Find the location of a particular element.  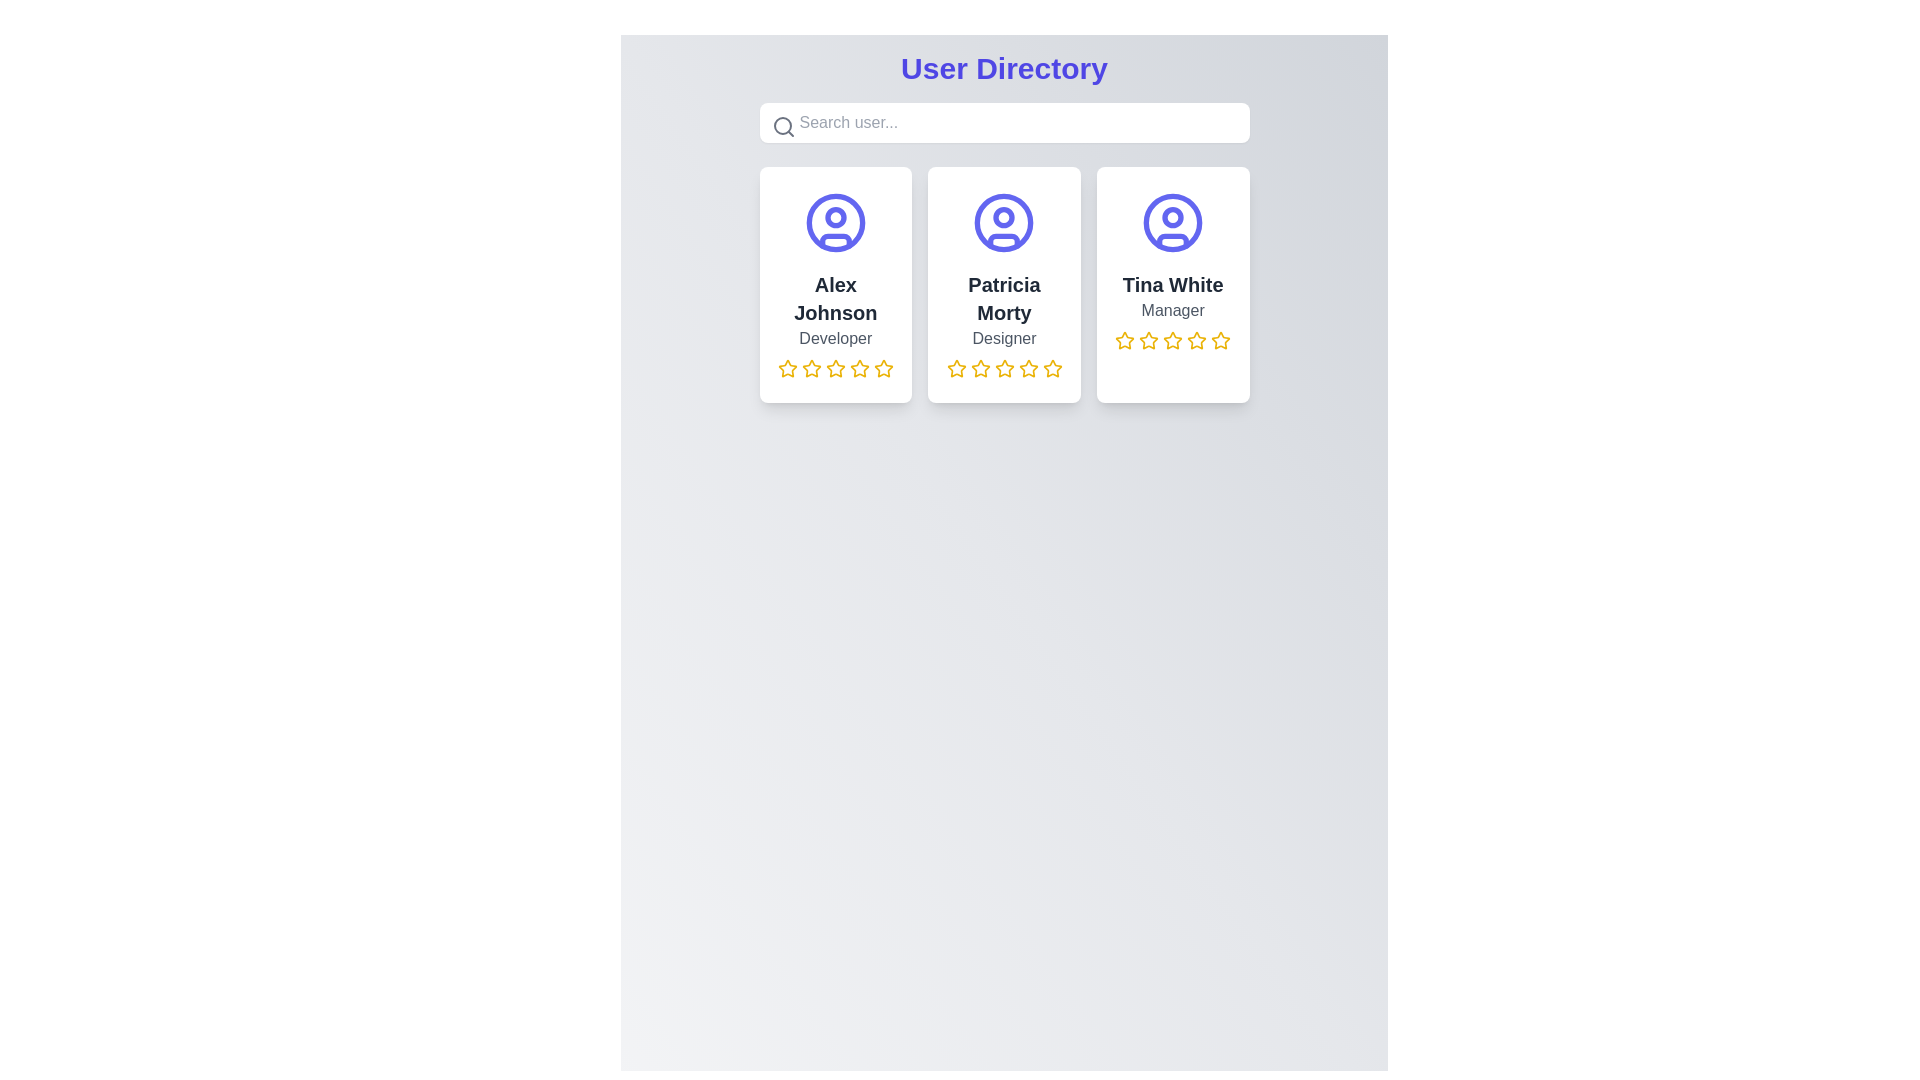

the decorative SVG circle within the profile icon for 'Tina White, Manager', which is centrally aligned inside the card below the 'User Directory' title is located at coordinates (1173, 223).